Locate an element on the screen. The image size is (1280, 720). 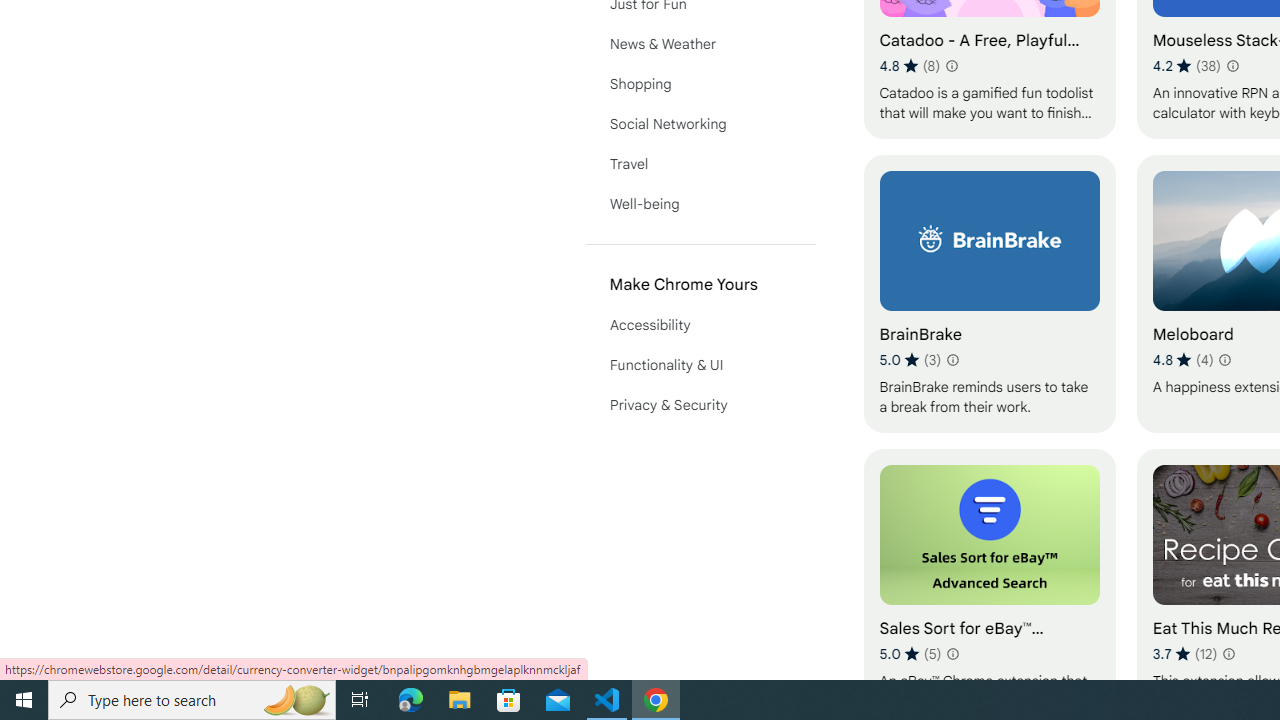
'Privacy & Security' is located at coordinates (700, 405).